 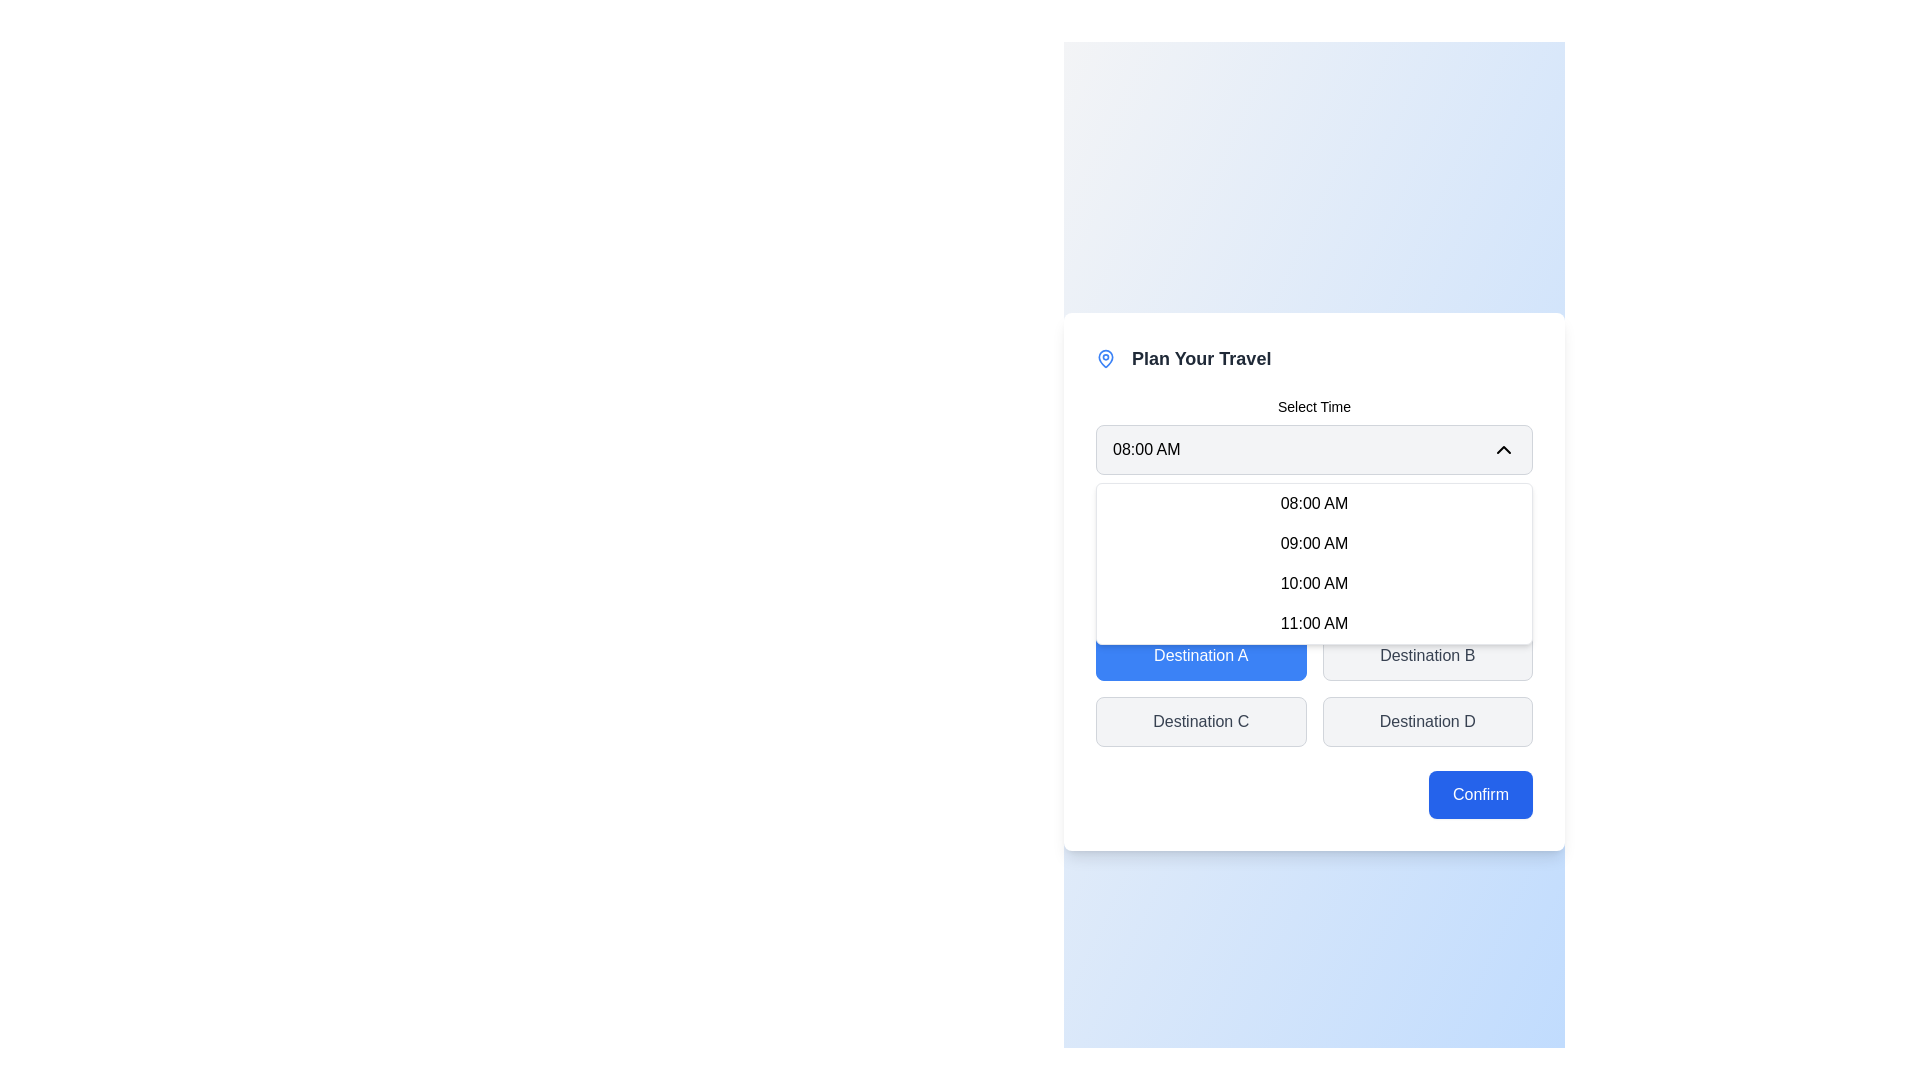 I want to click on the selectable time option '10:00 AM' in the dropdown list within the 'Select Time' section of the 'Plan Your Travel' interface, so click(x=1314, y=571).